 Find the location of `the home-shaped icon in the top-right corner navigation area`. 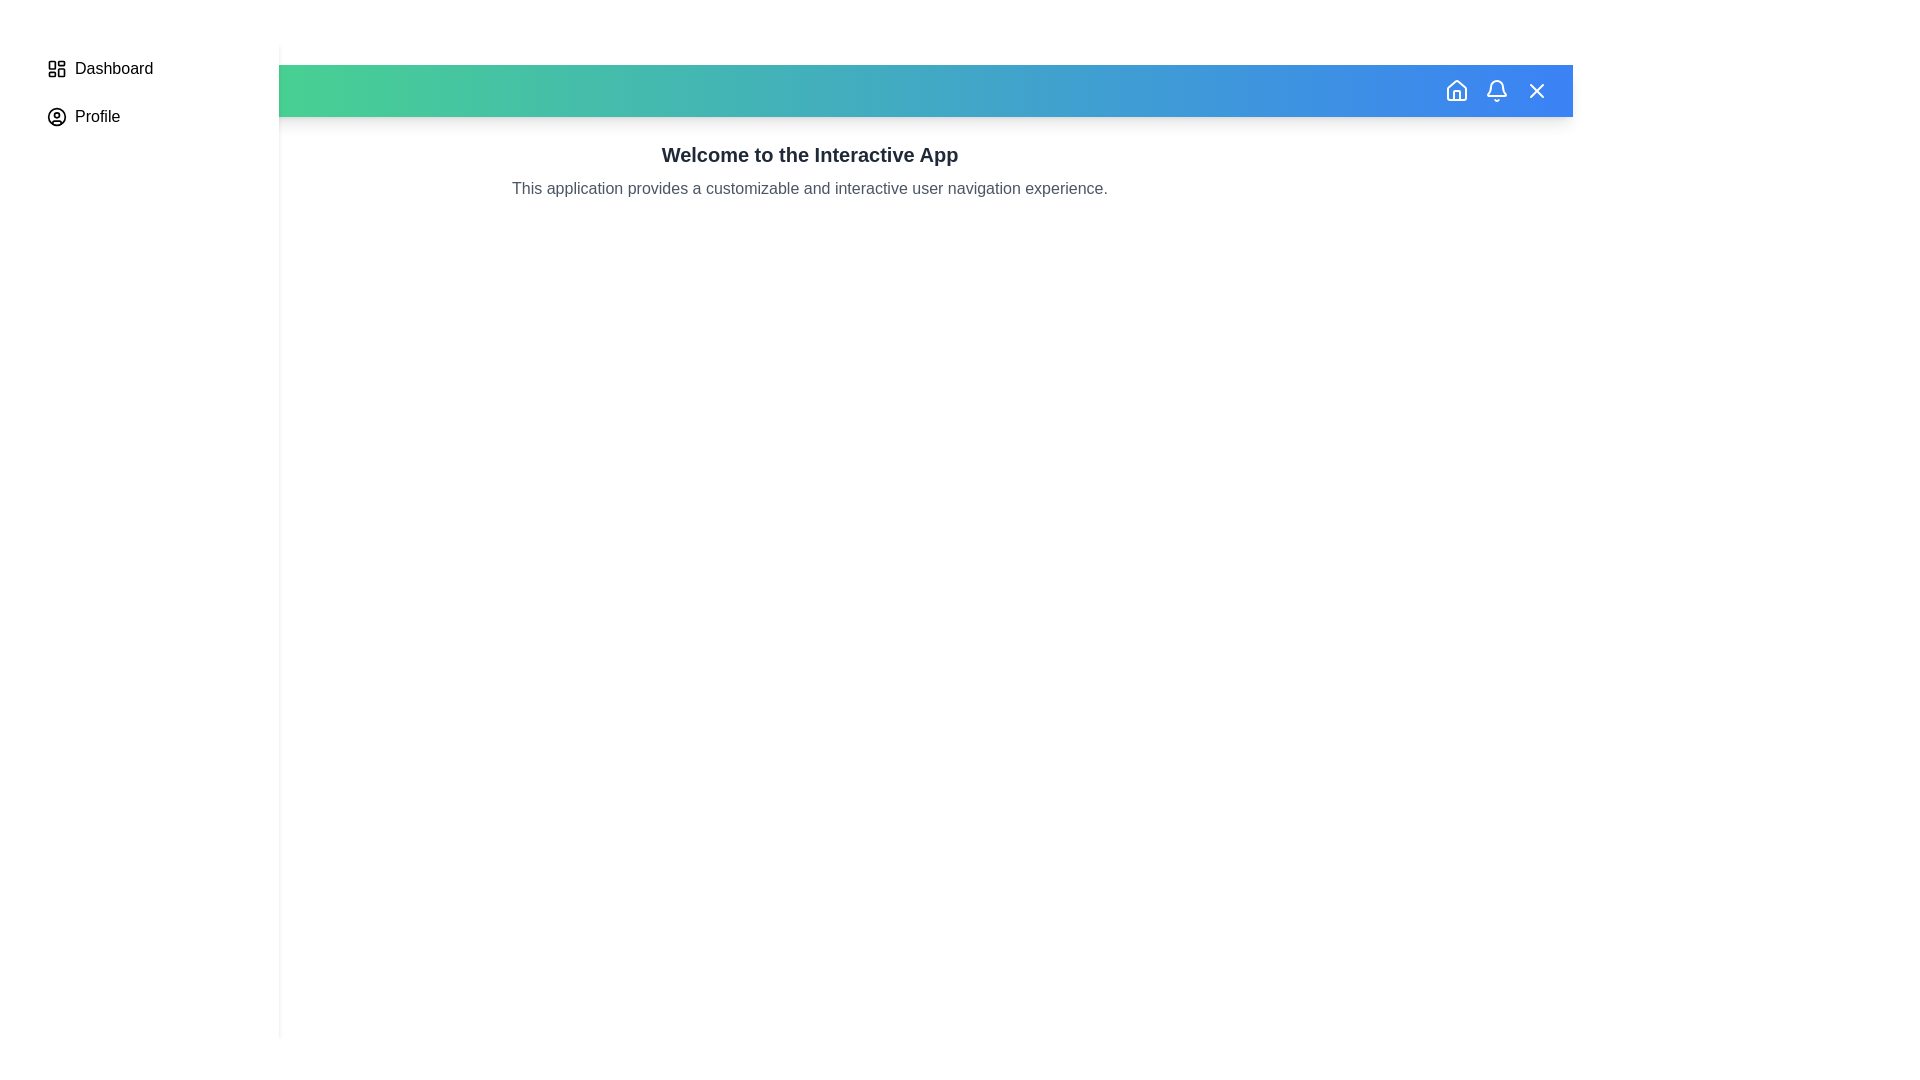

the home-shaped icon in the top-right corner navigation area is located at coordinates (1457, 91).